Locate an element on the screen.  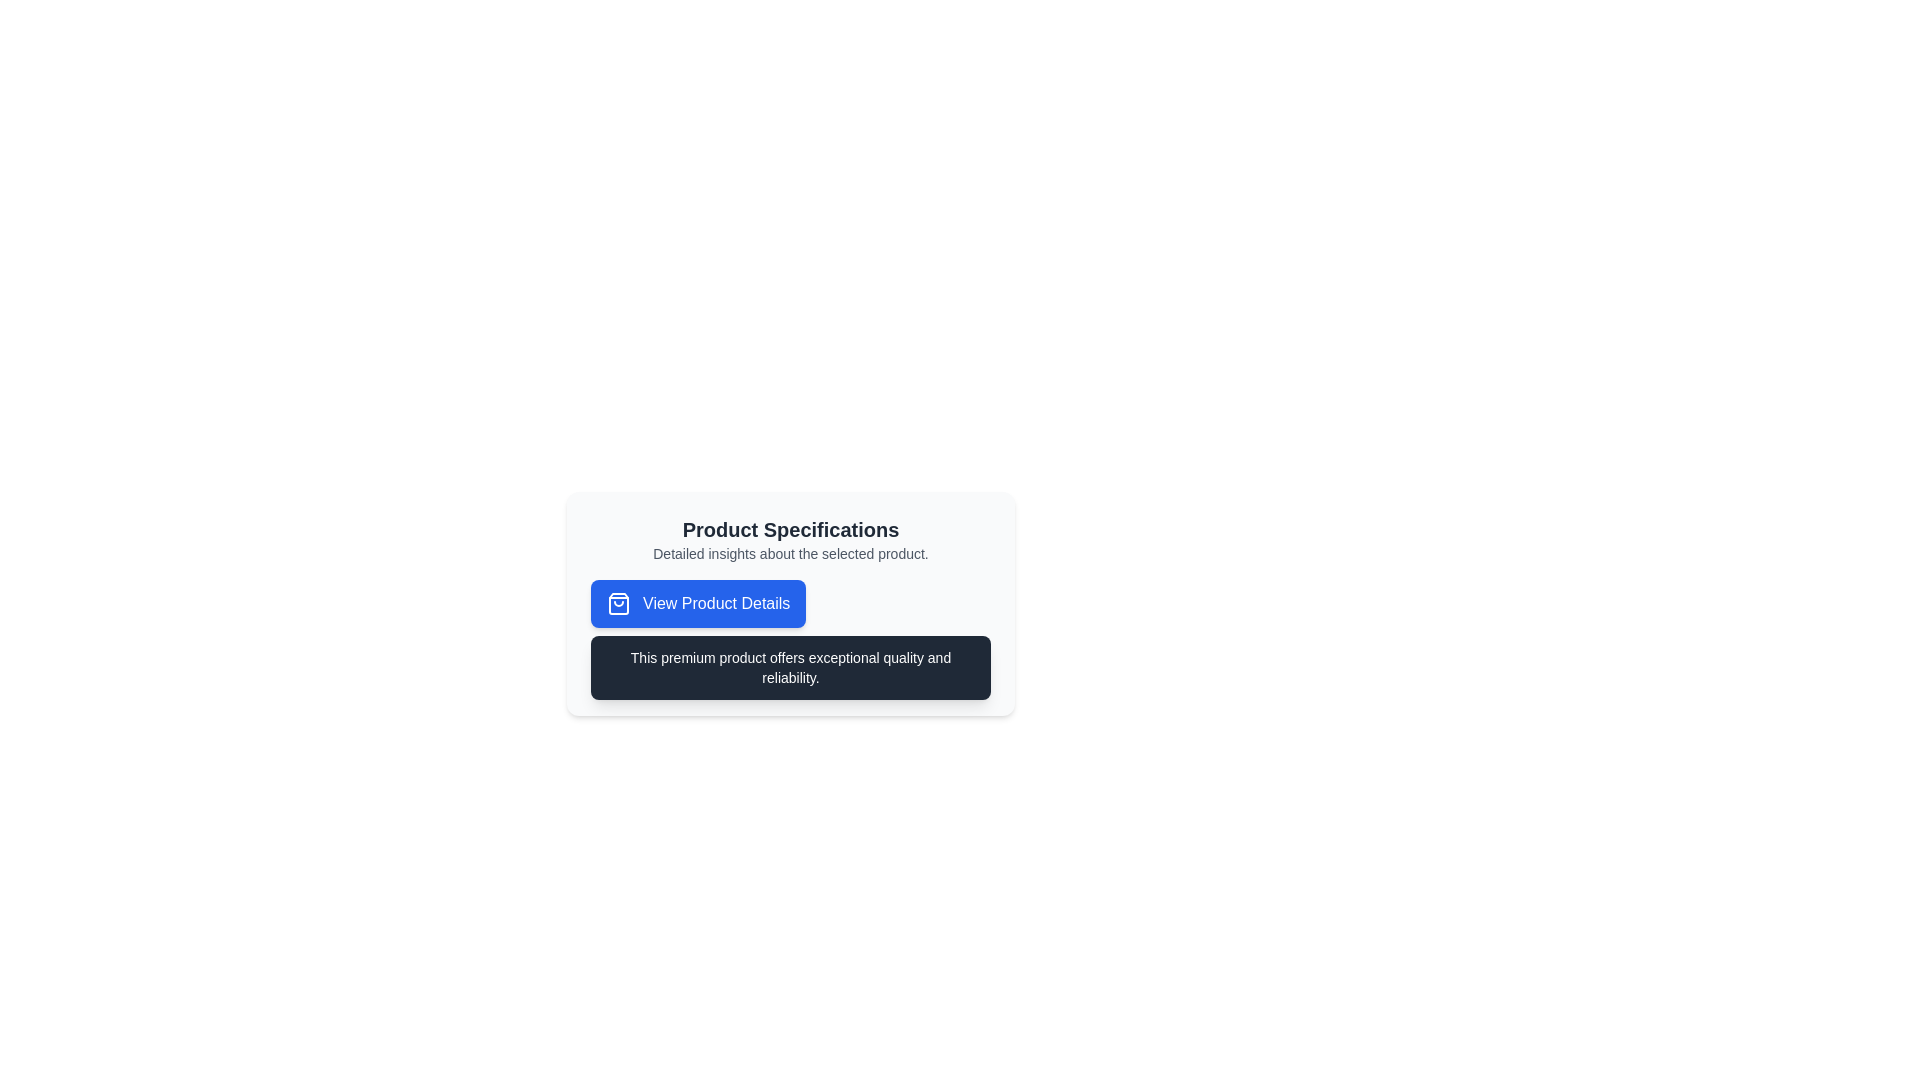
the title or heading that indicates the start of the product specifications section, located at the center of the interface is located at coordinates (790, 528).